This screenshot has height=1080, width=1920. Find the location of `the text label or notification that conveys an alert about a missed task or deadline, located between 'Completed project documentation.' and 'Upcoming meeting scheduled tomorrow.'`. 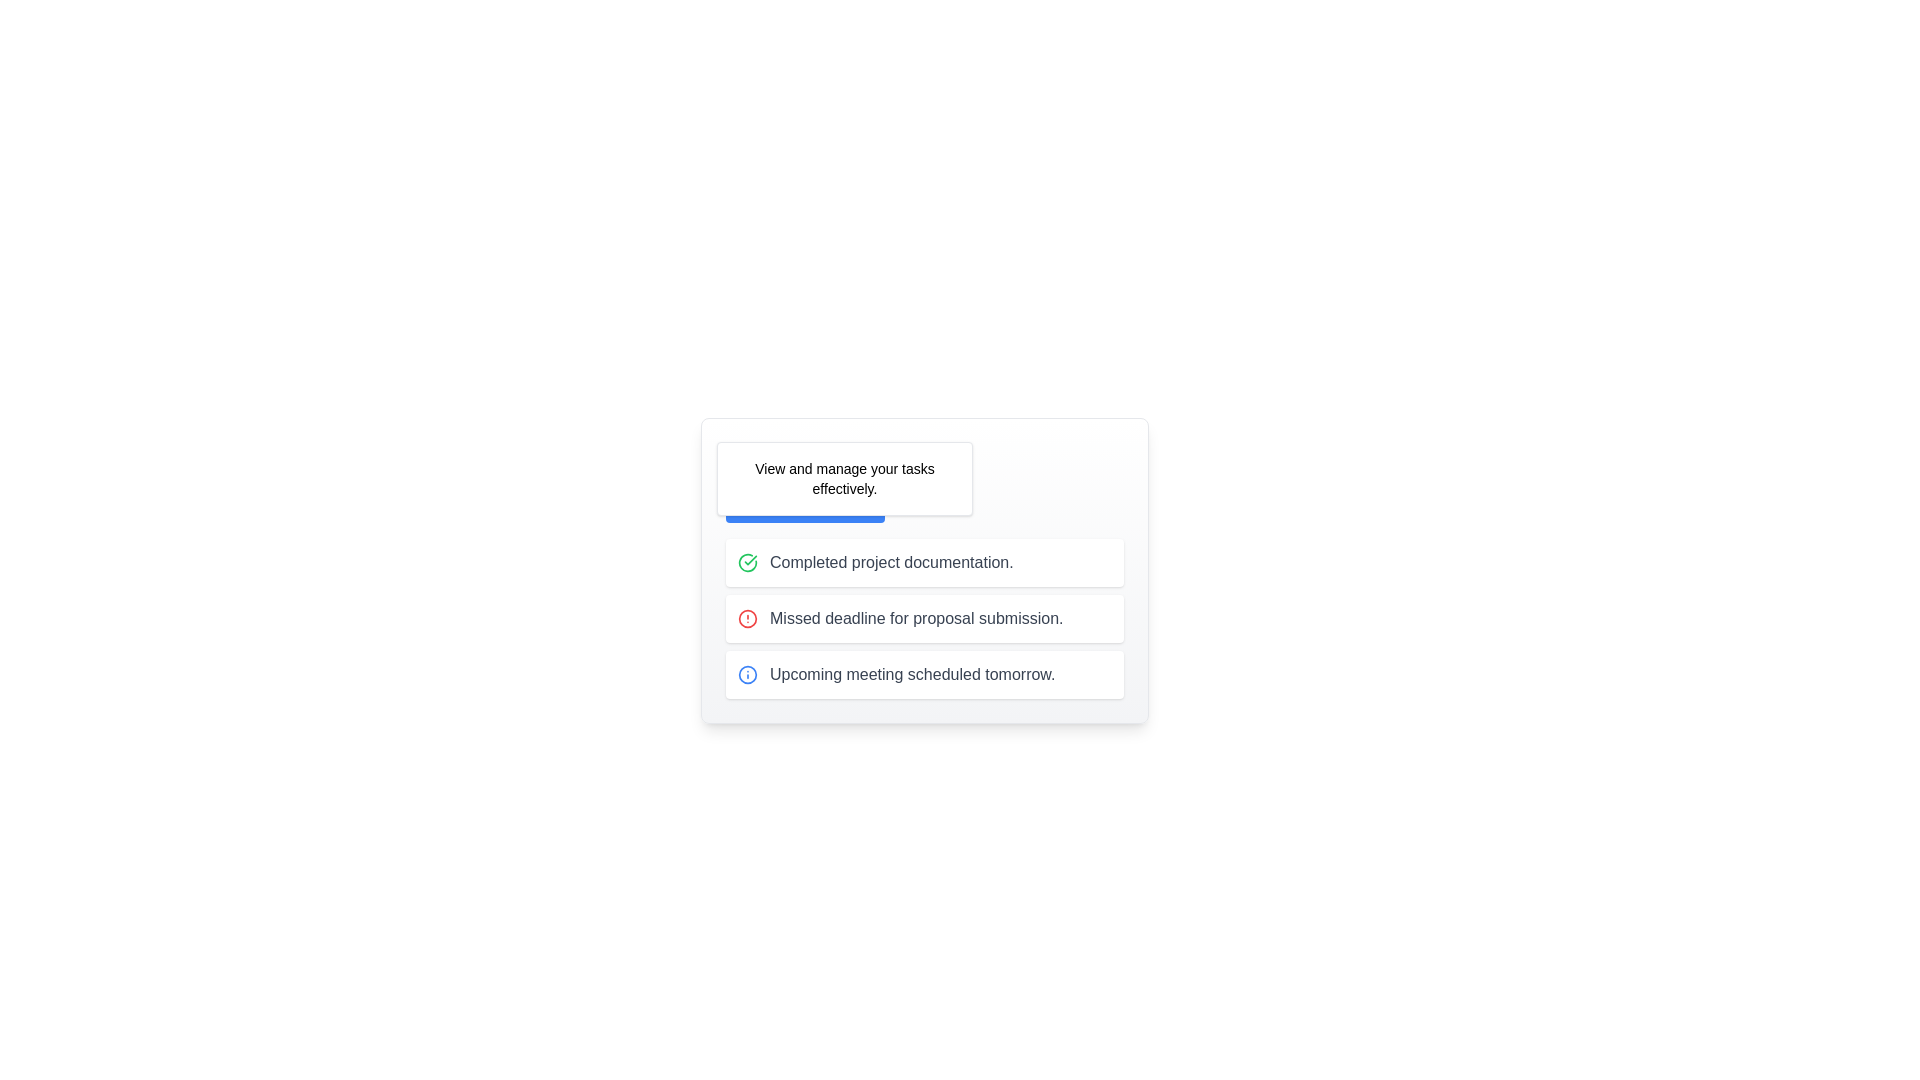

the text label or notification that conveys an alert about a missed task or deadline, located between 'Completed project documentation.' and 'Upcoming meeting scheduled tomorrow.' is located at coordinates (915, 617).